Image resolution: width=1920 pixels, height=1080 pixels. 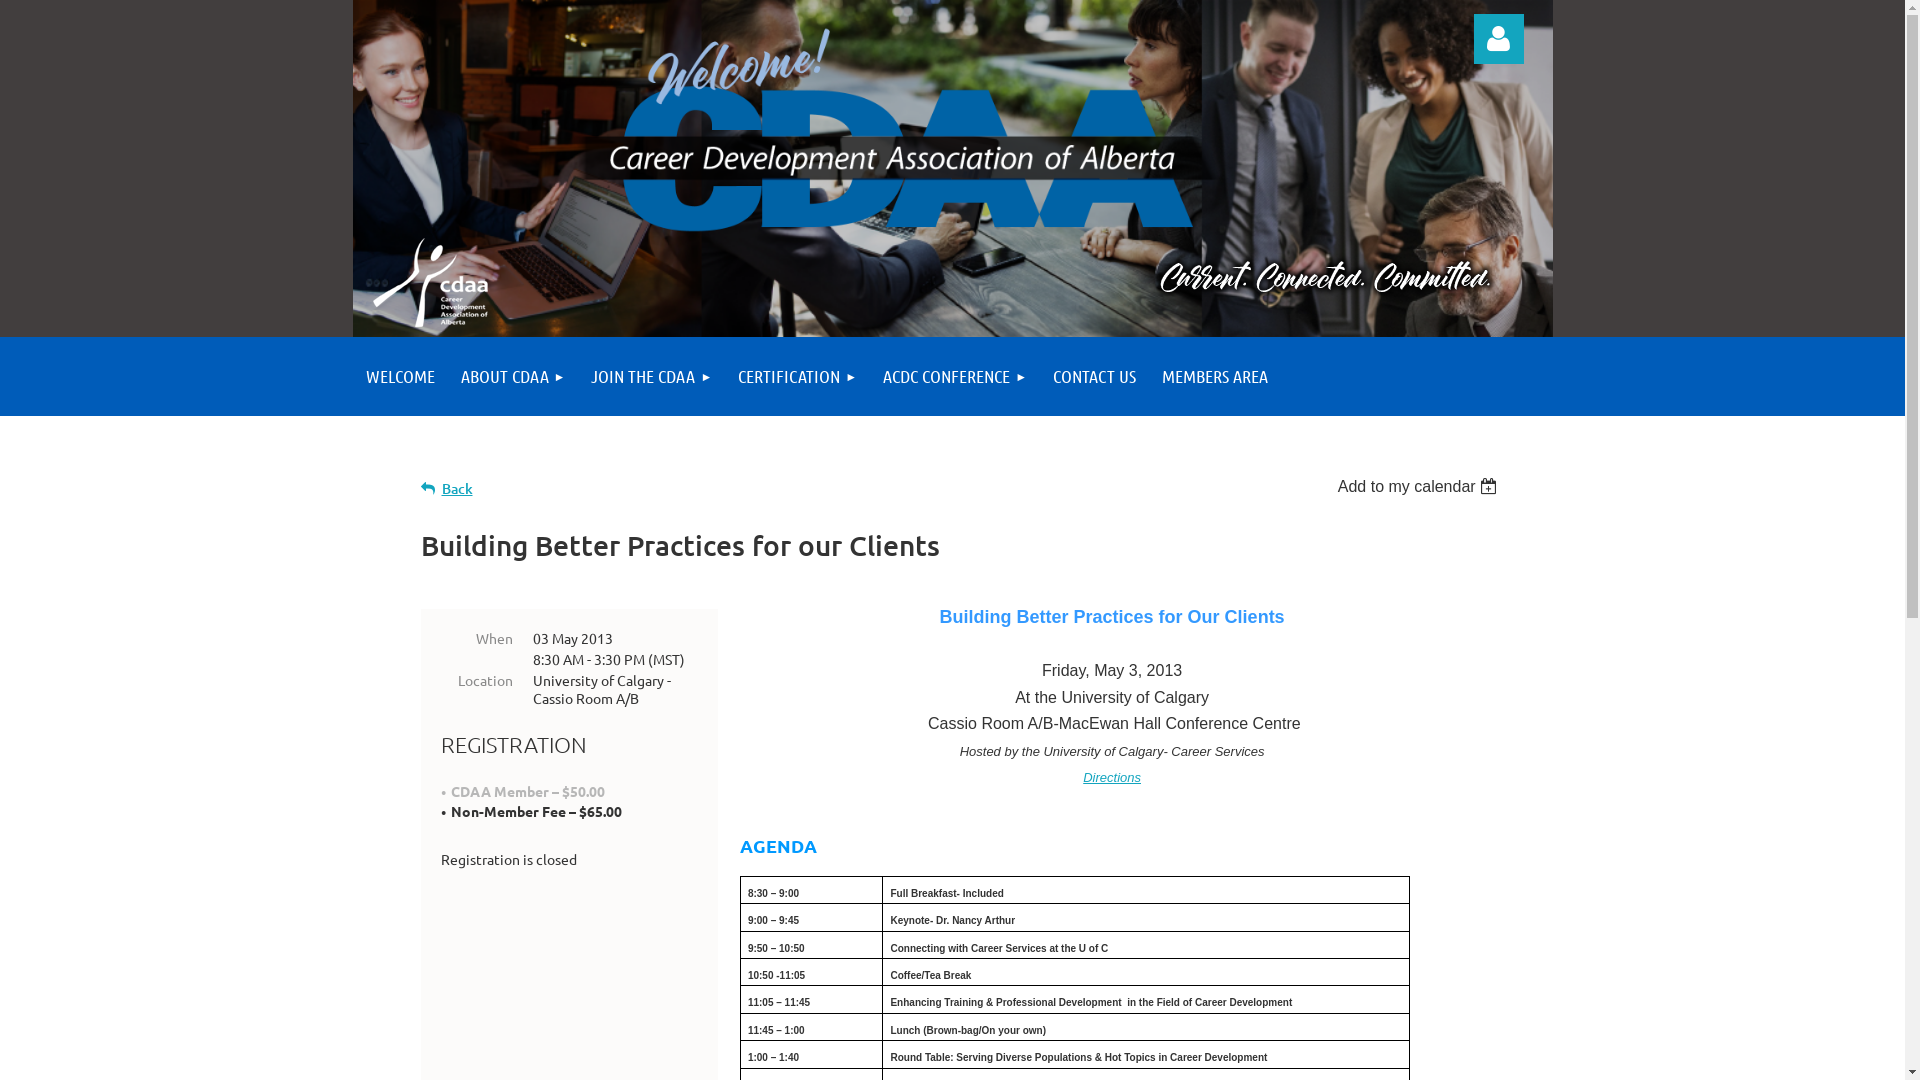 What do you see at coordinates (1213, 376) in the screenshot?
I see `'MEMBERS AREA'` at bounding box center [1213, 376].